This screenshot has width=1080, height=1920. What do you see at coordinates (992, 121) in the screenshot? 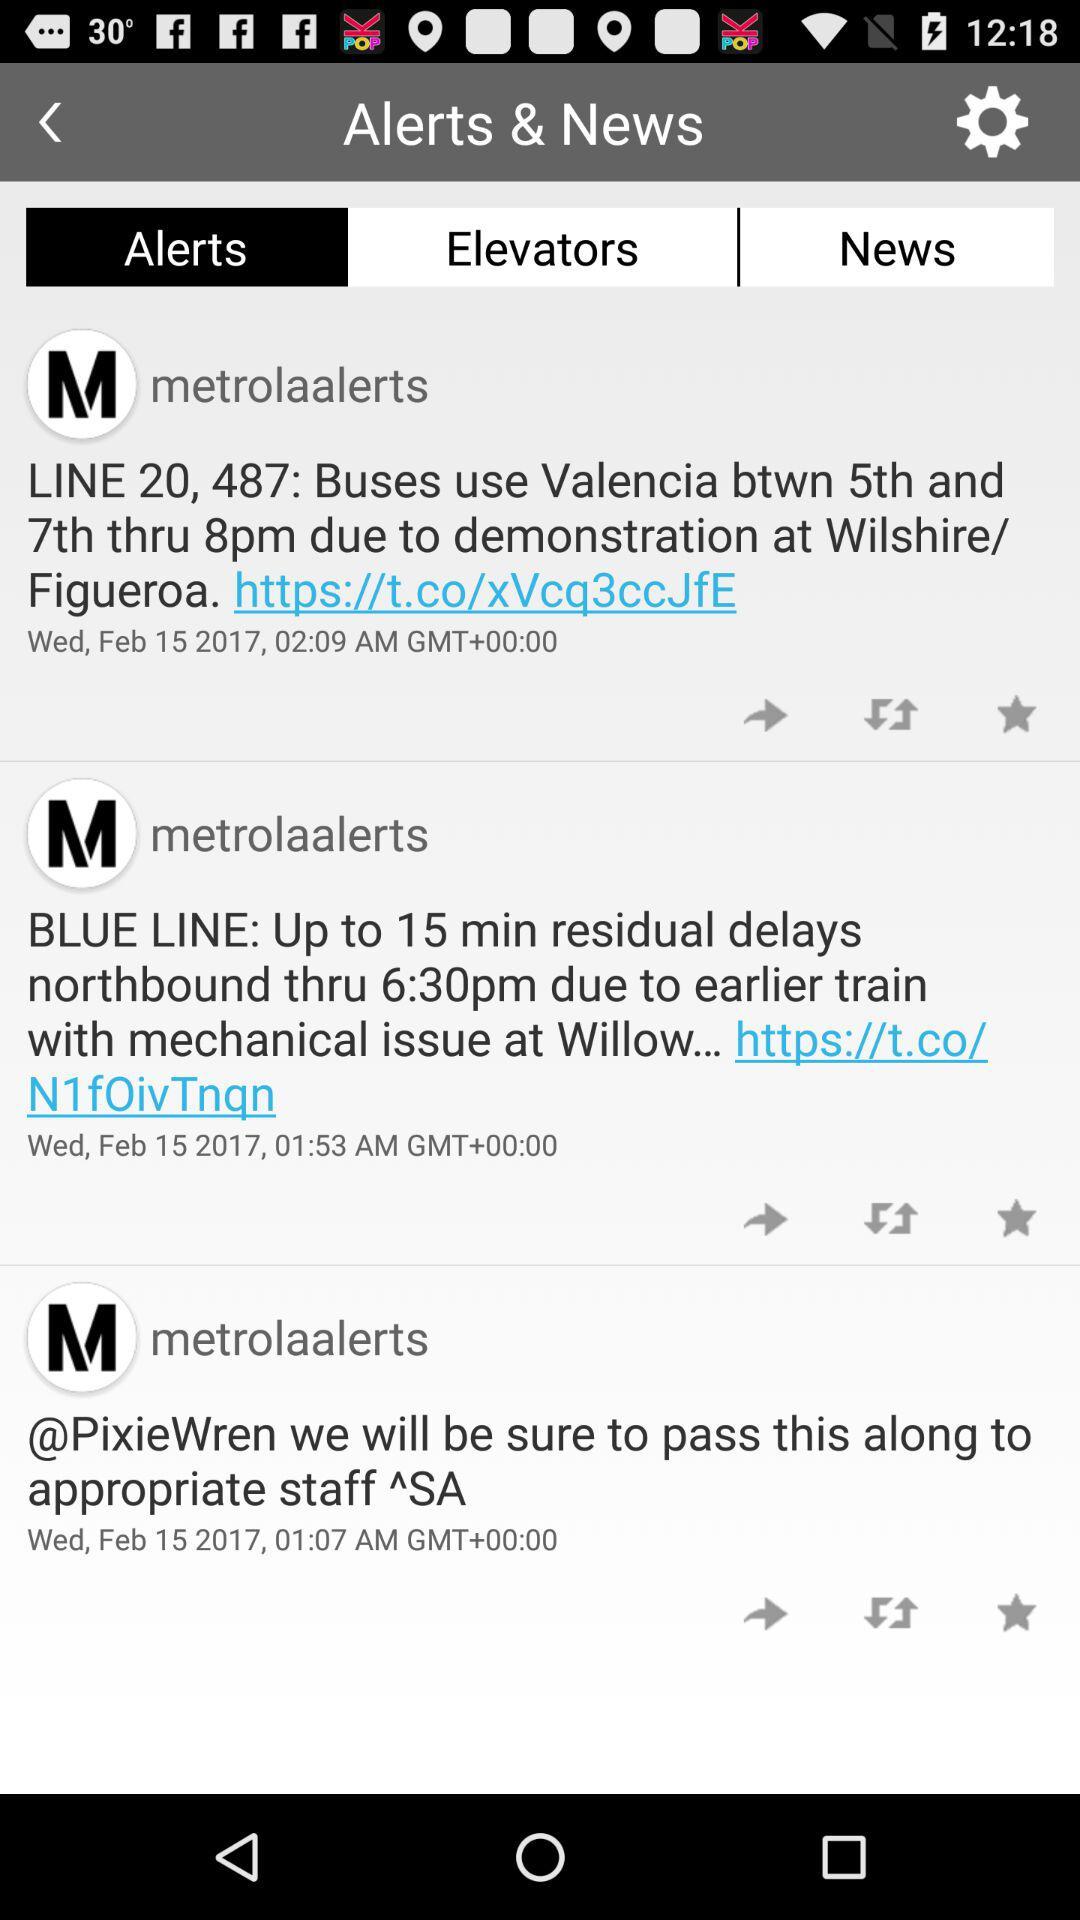
I see `the item to the right of alerts & news item` at bounding box center [992, 121].